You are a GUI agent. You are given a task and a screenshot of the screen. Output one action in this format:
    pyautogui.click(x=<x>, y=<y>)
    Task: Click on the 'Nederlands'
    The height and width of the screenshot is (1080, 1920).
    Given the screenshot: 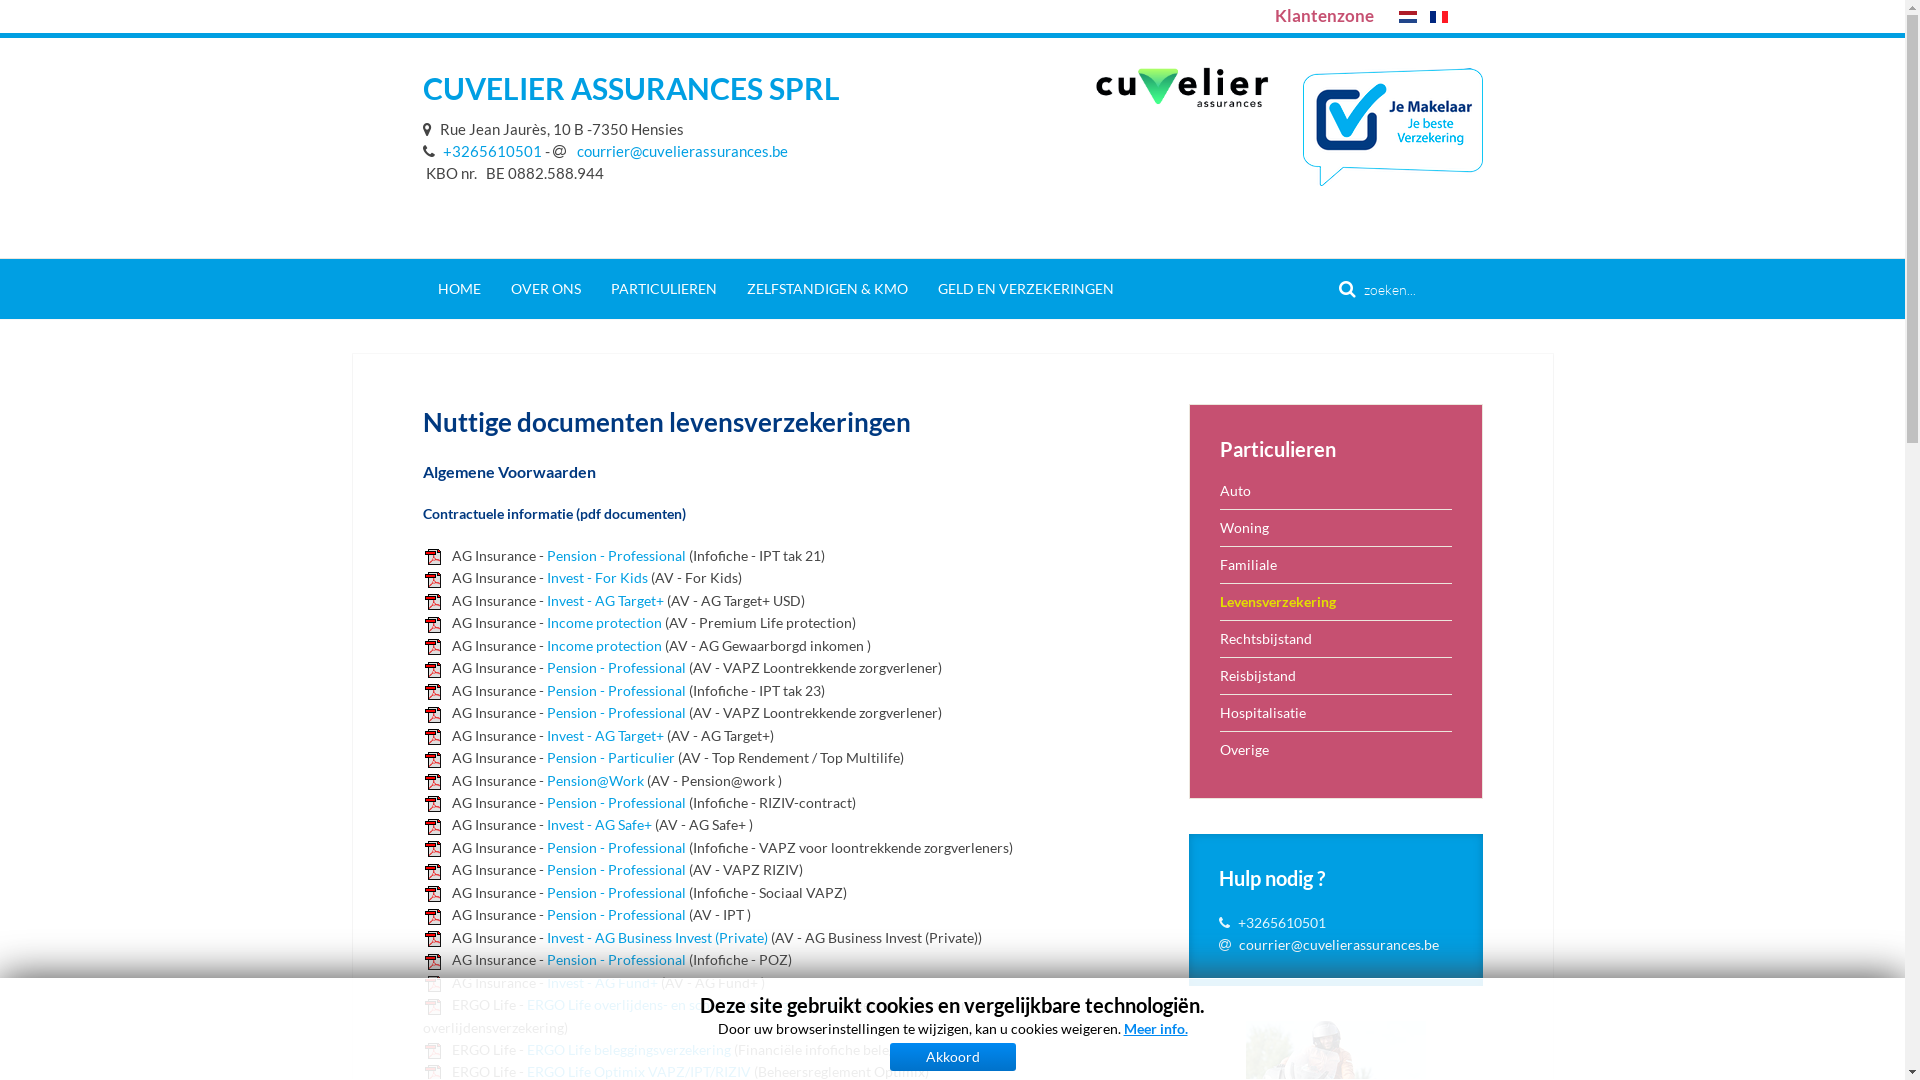 What is the action you would take?
    pyautogui.click(x=1405, y=16)
    